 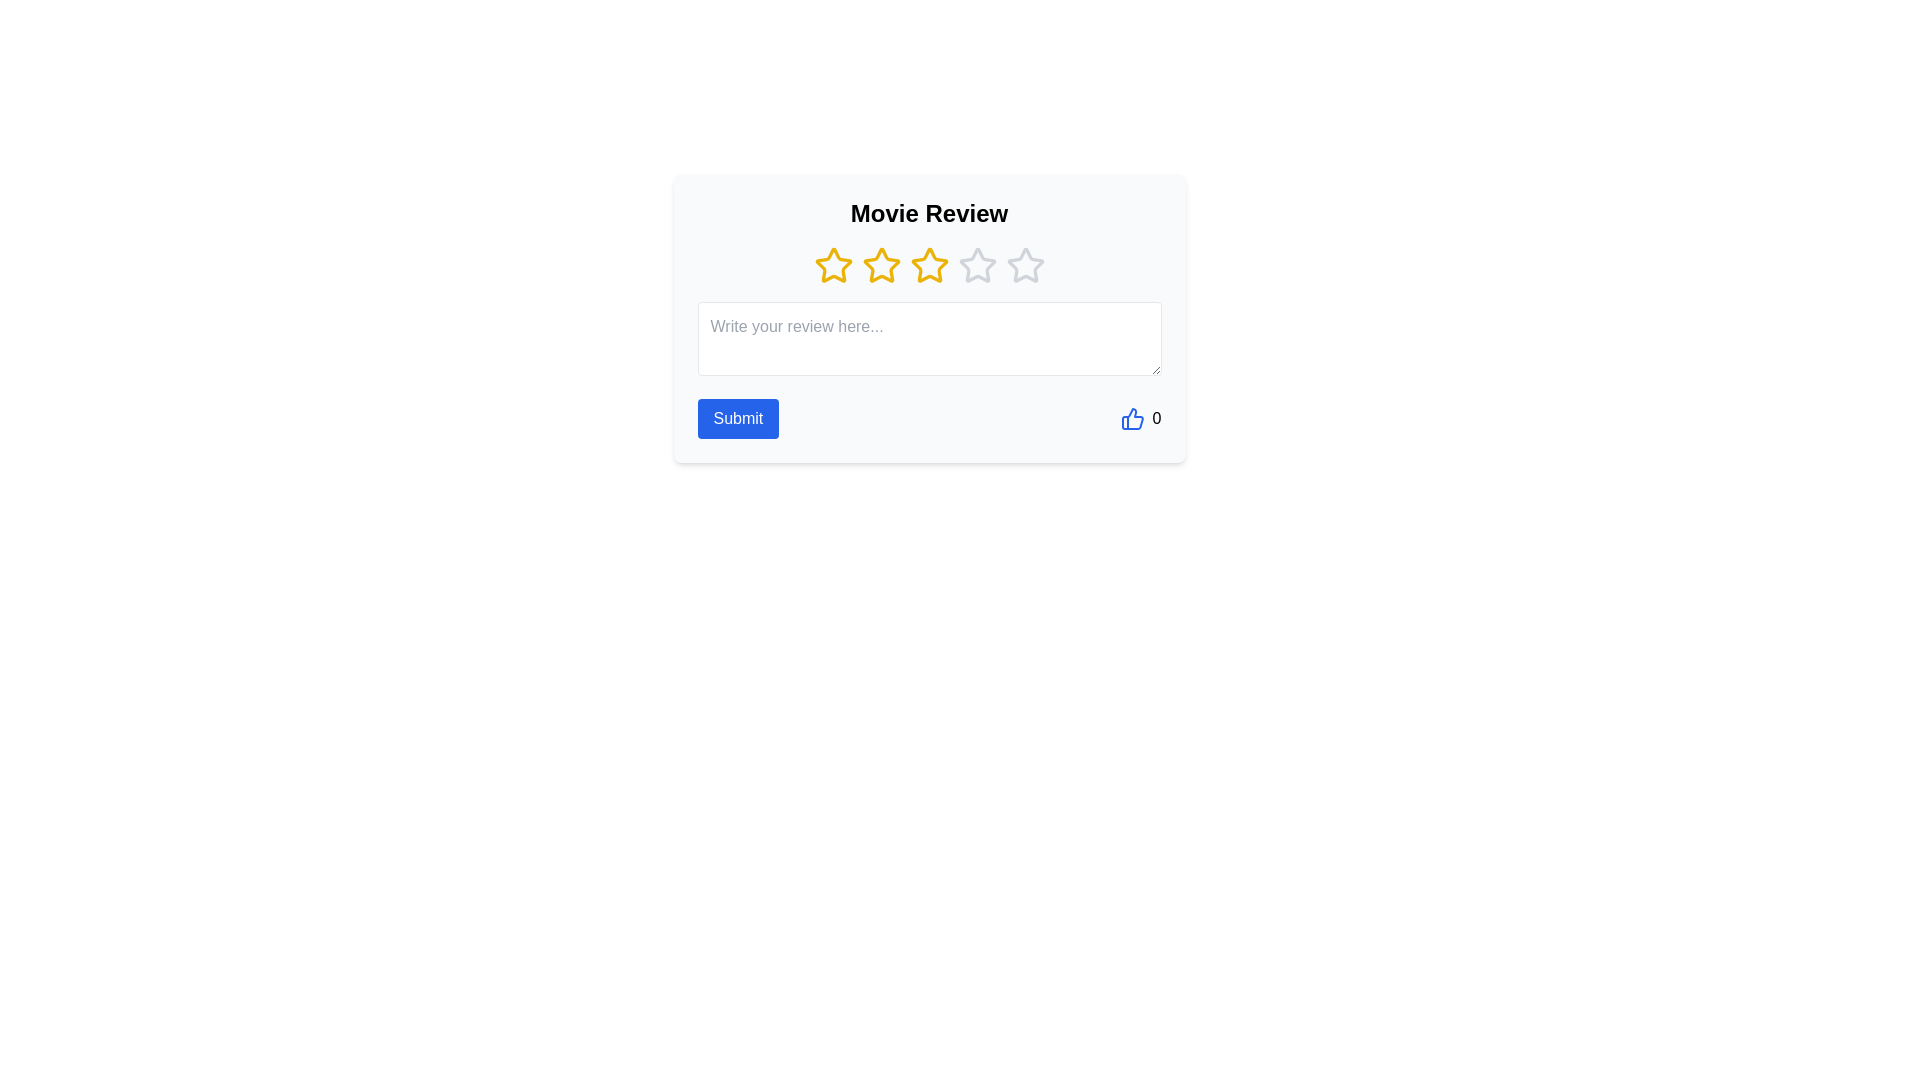 I want to click on the thumbs up icon to increase the like count, so click(x=1132, y=418).